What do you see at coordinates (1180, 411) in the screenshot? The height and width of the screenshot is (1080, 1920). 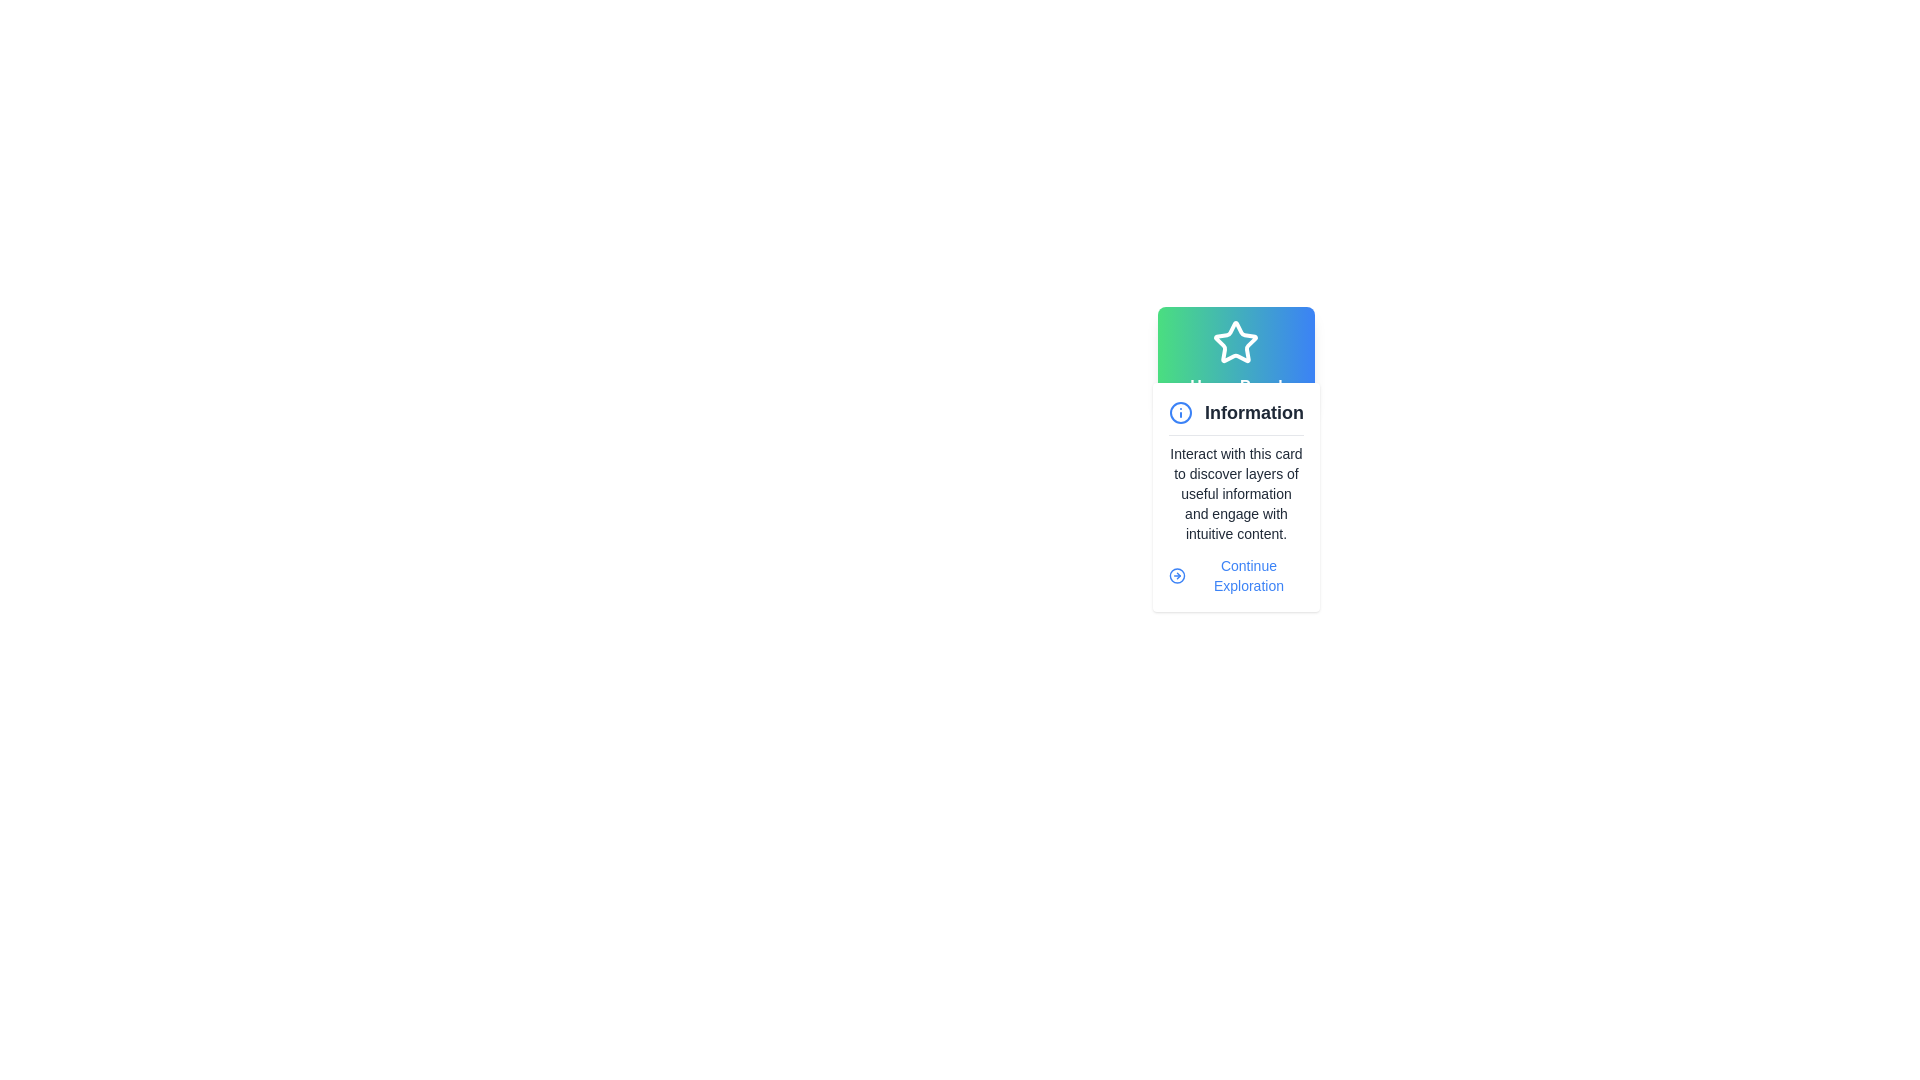 I see `the information icon located directly to the left of the 'Information' text` at bounding box center [1180, 411].